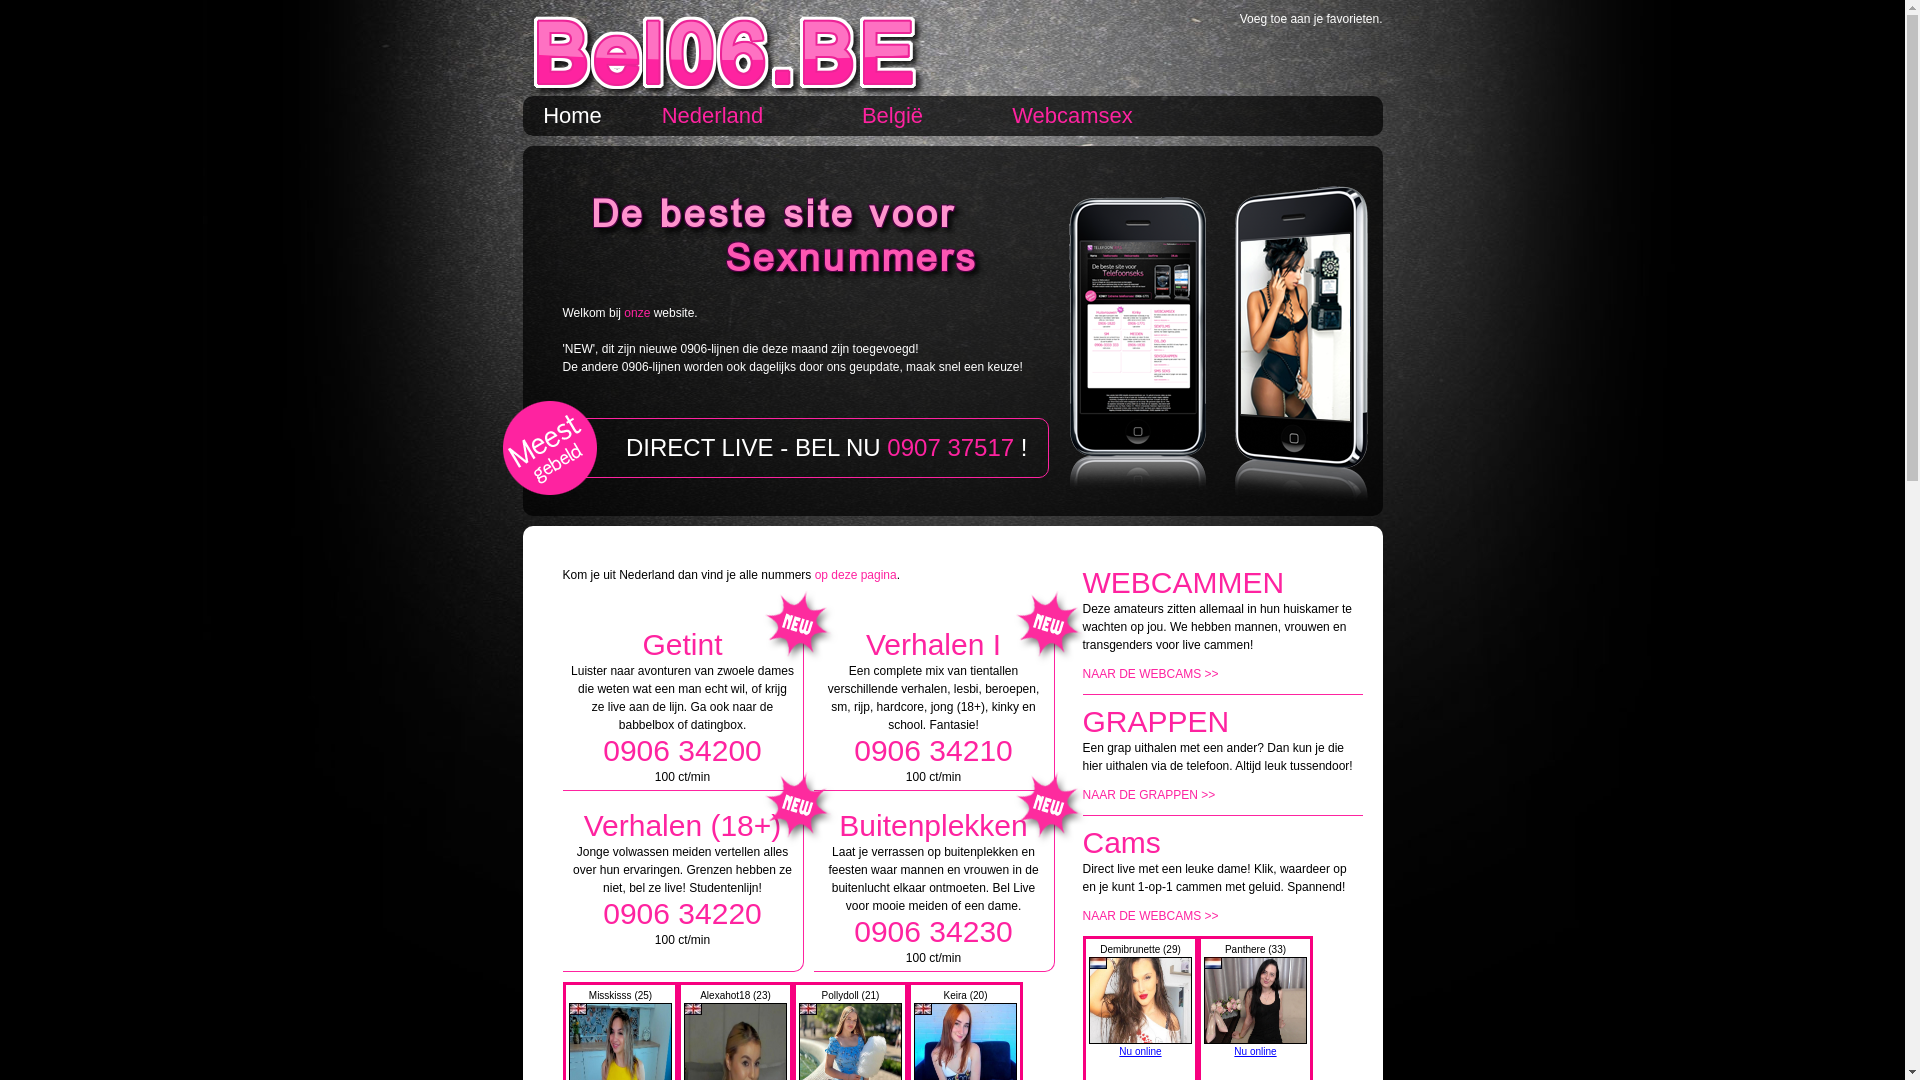 This screenshot has width=1920, height=1080. I want to click on 'Nederland', so click(711, 115).